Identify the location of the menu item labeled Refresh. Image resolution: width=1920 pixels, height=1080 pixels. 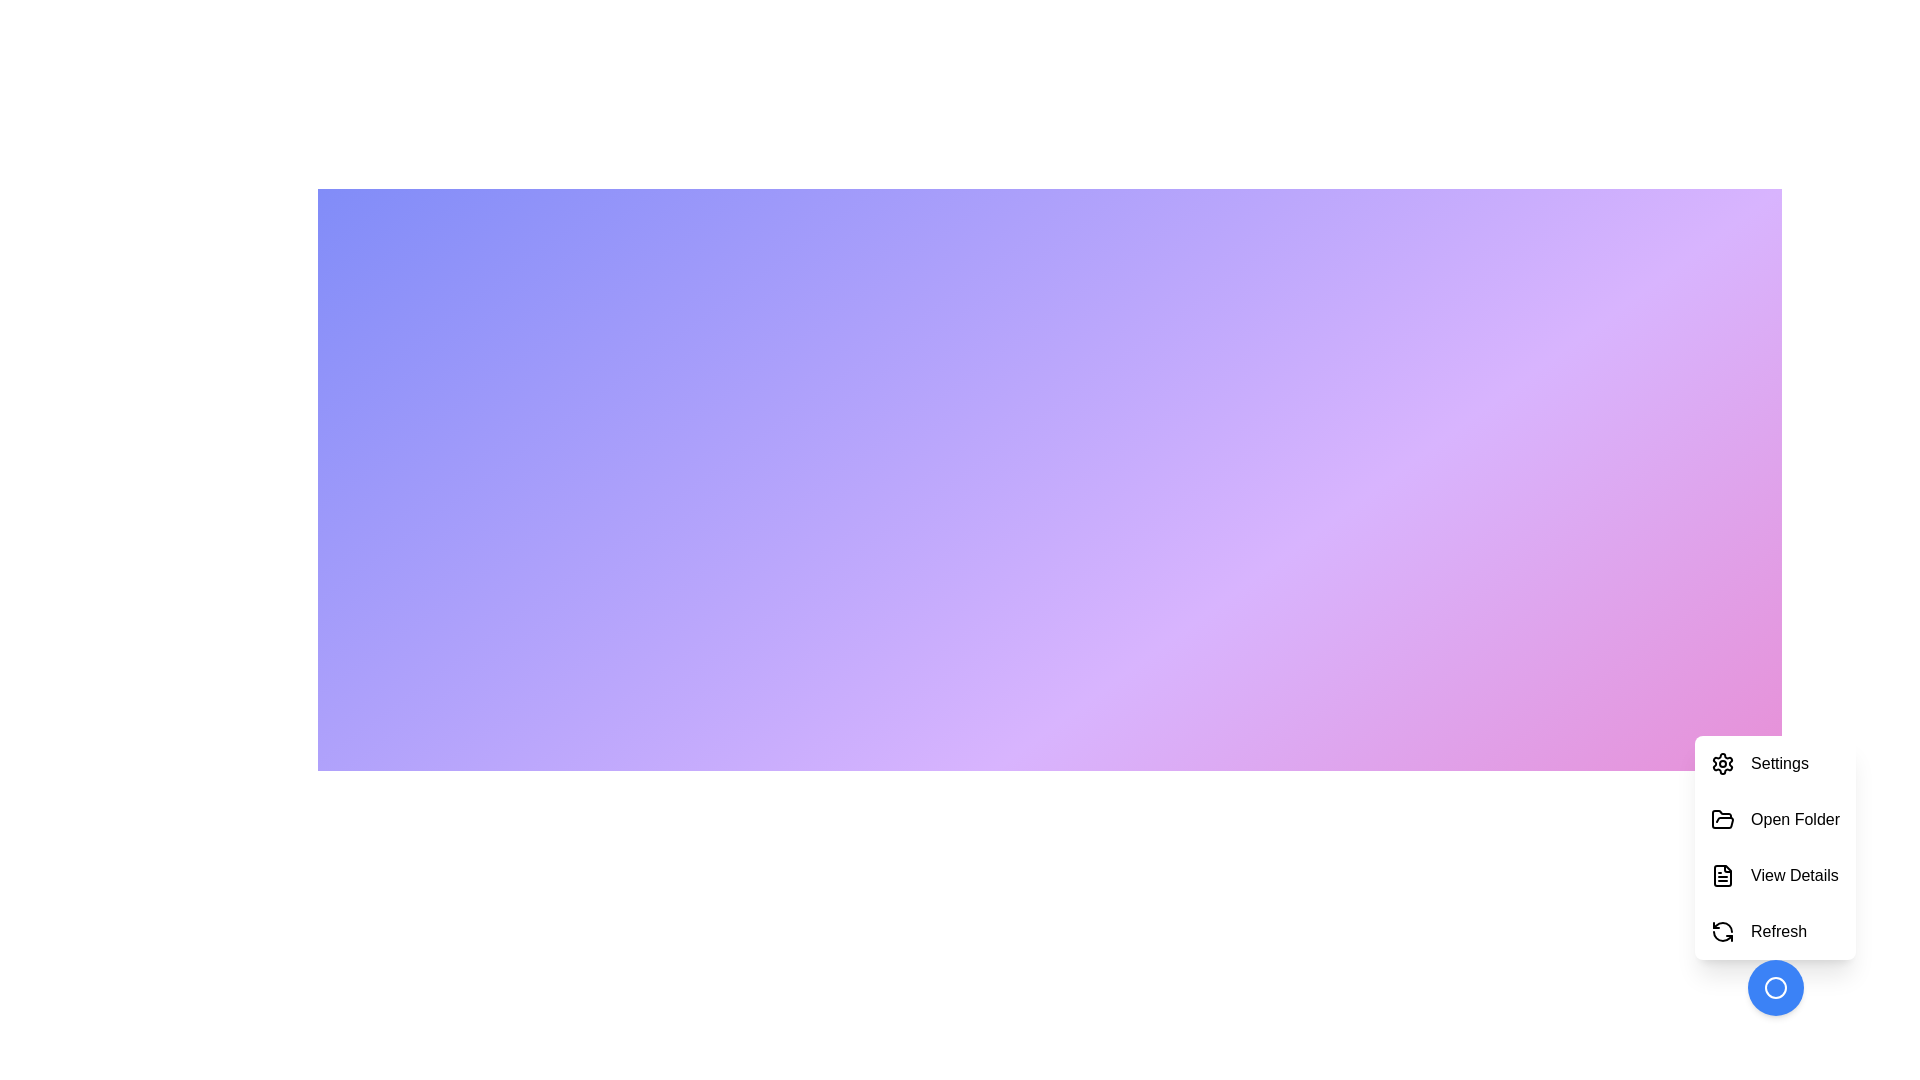
(1775, 932).